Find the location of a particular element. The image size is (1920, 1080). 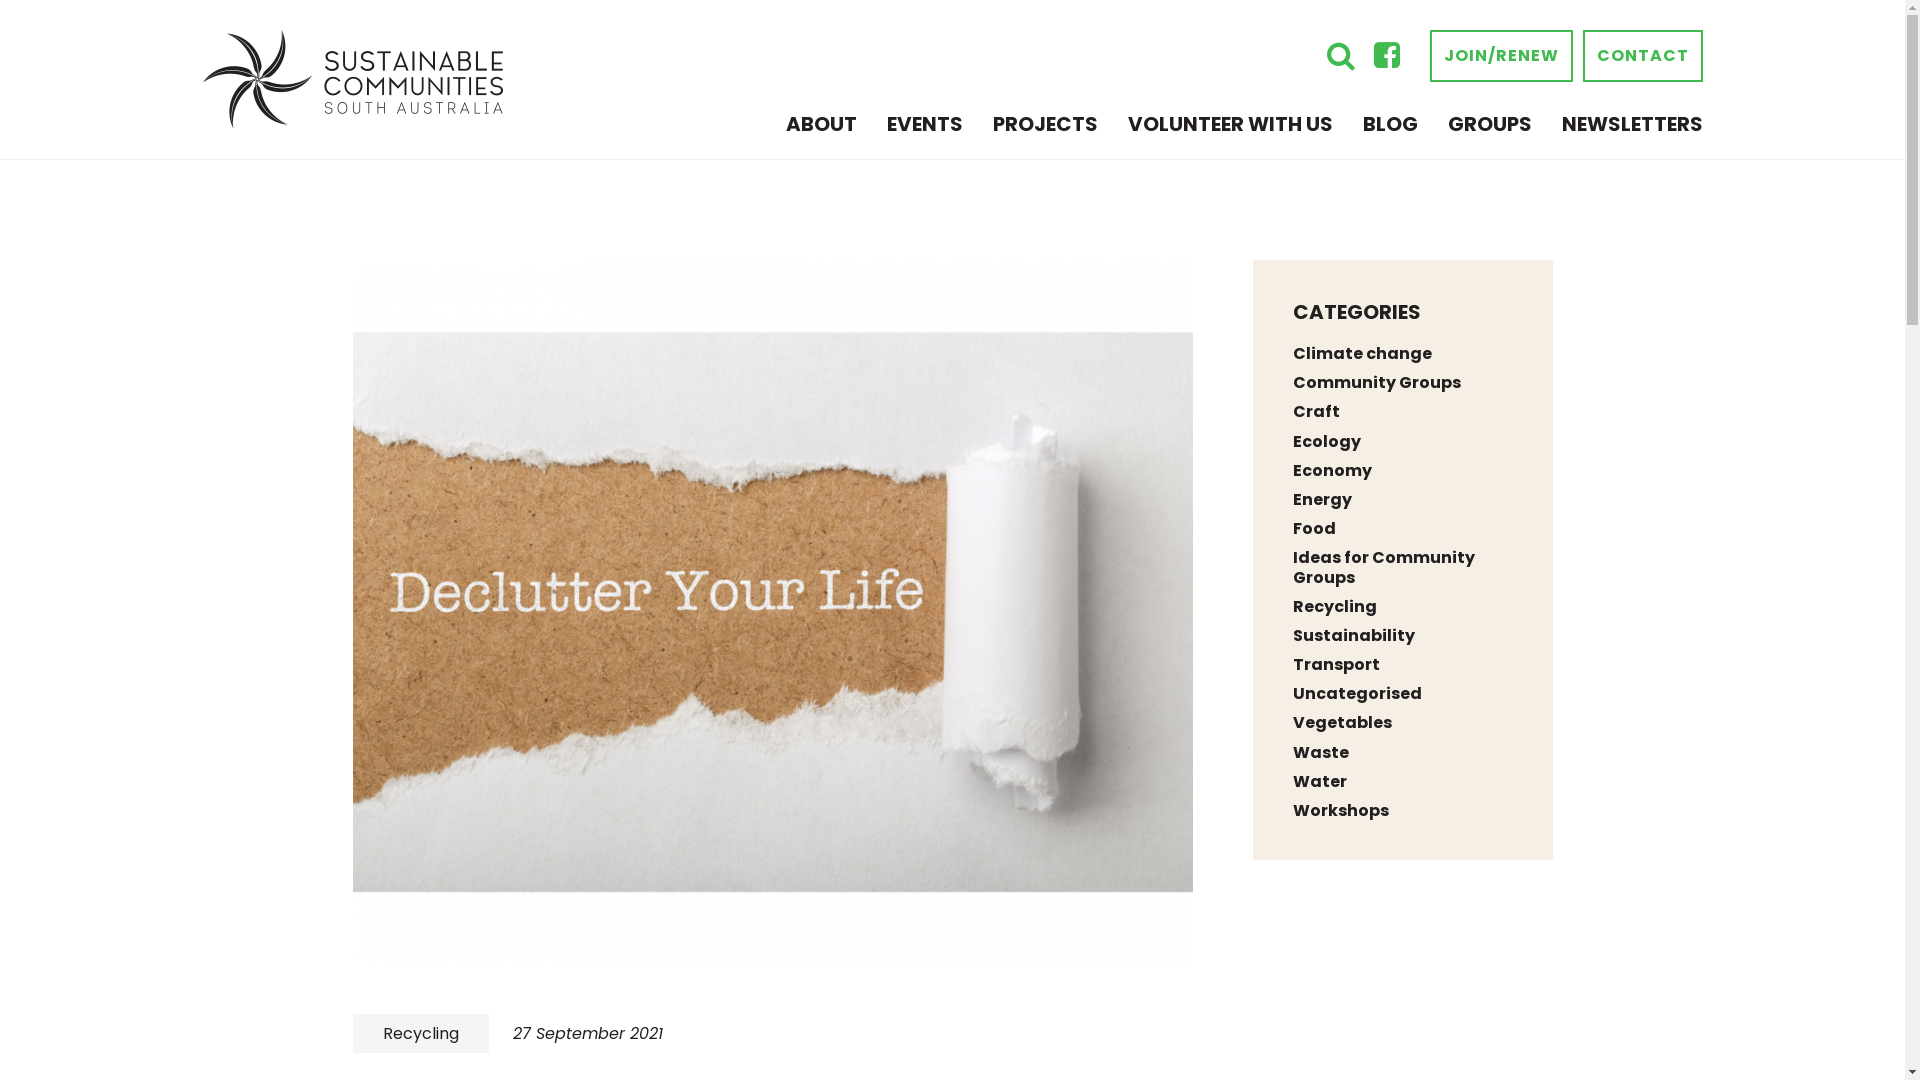

'Ecology' is located at coordinates (1325, 440).